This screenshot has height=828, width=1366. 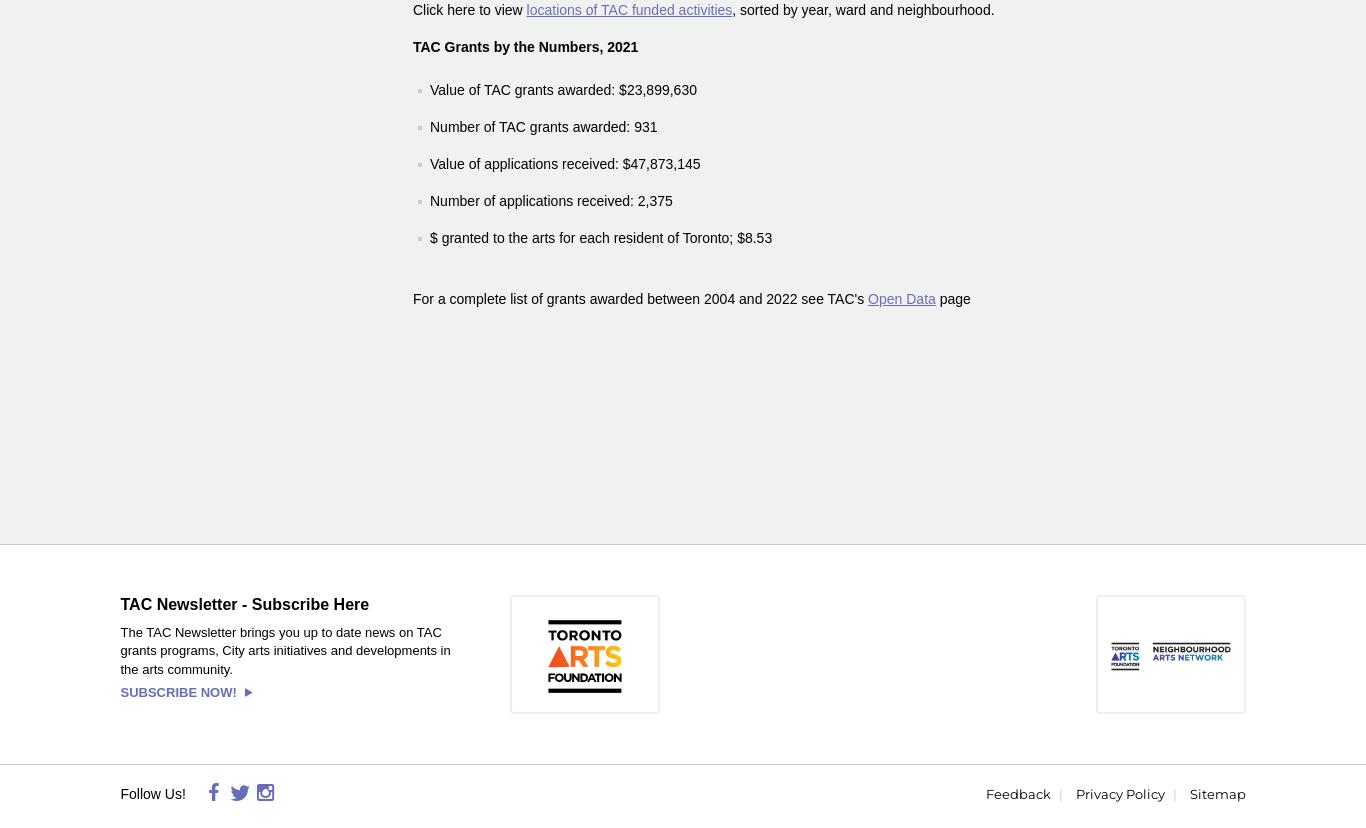 What do you see at coordinates (1017, 793) in the screenshot?
I see `'Feedback'` at bounding box center [1017, 793].